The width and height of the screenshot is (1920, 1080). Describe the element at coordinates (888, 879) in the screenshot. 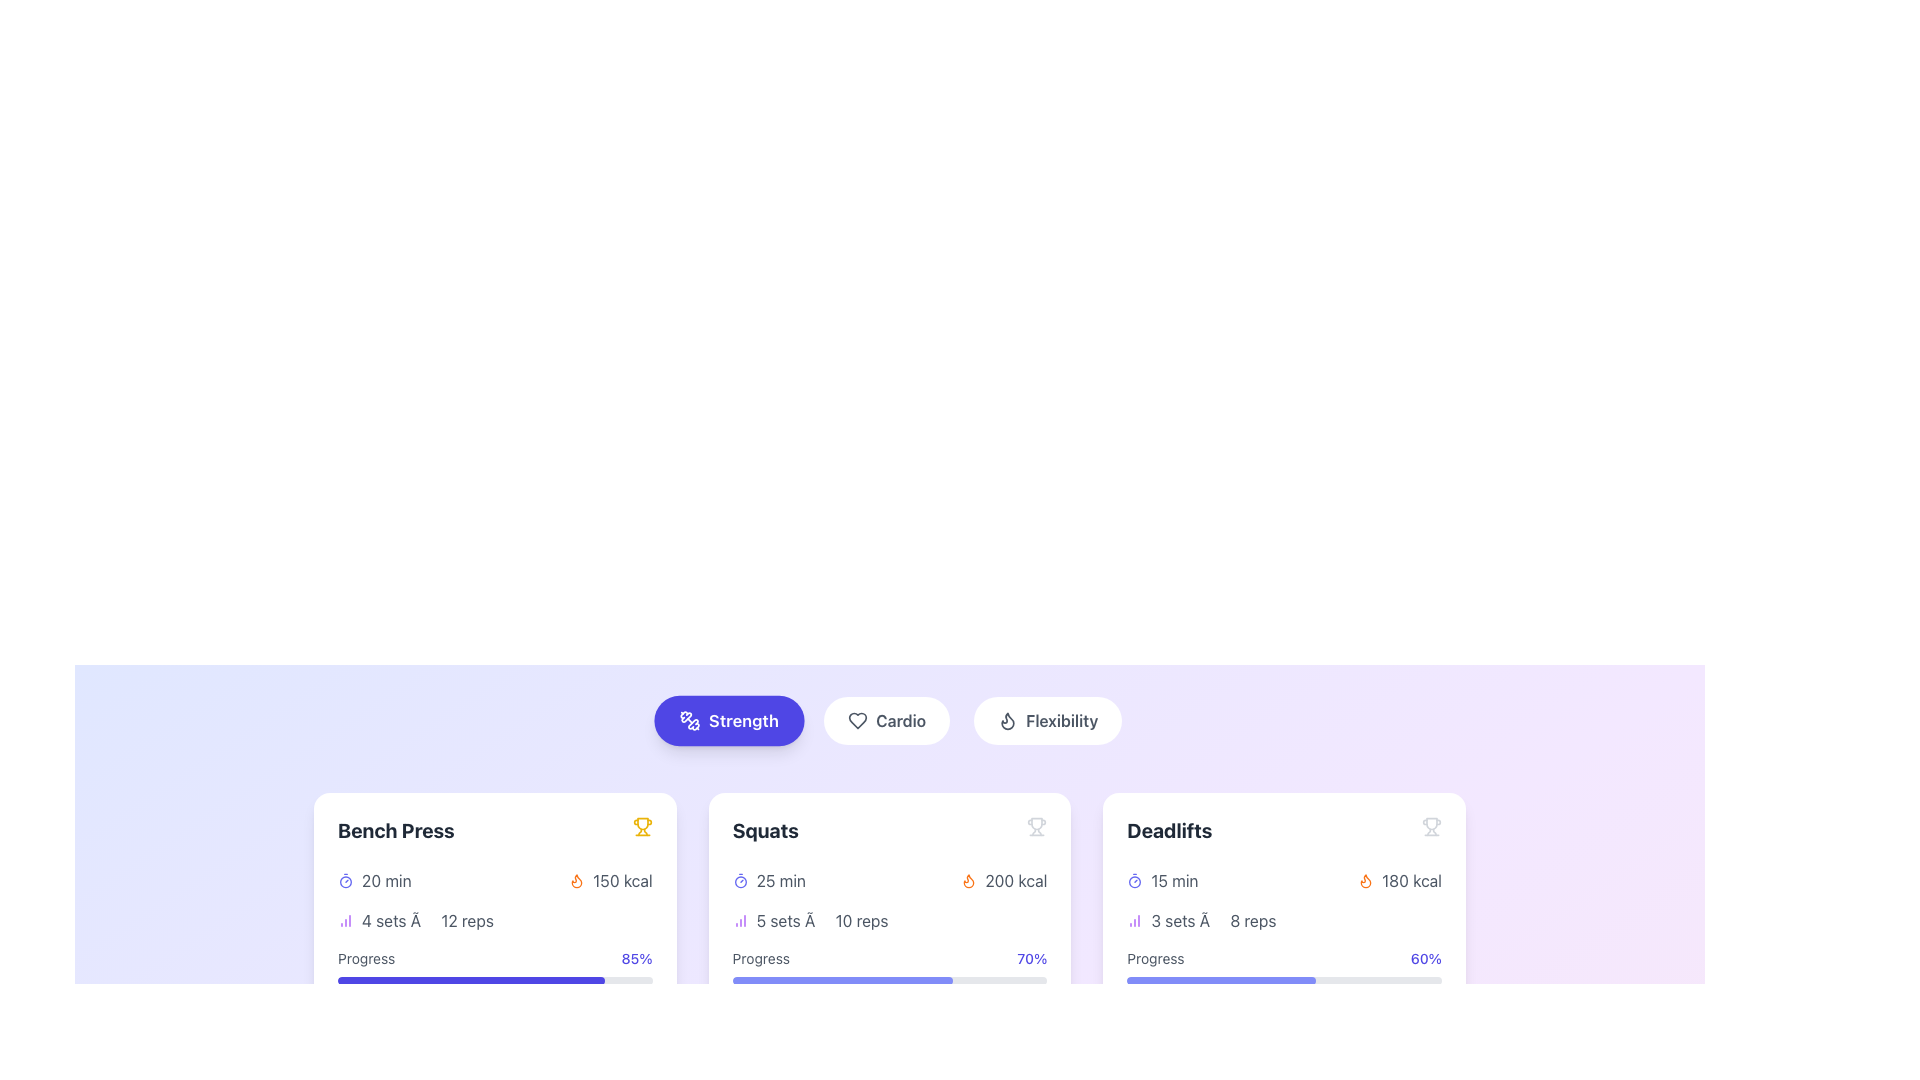

I see `the informational display bar that shows the duration ('25 min') and calorie count ('200 kcal') for the workout routine labeled 'Squats', located in the top section under the title` at that location.